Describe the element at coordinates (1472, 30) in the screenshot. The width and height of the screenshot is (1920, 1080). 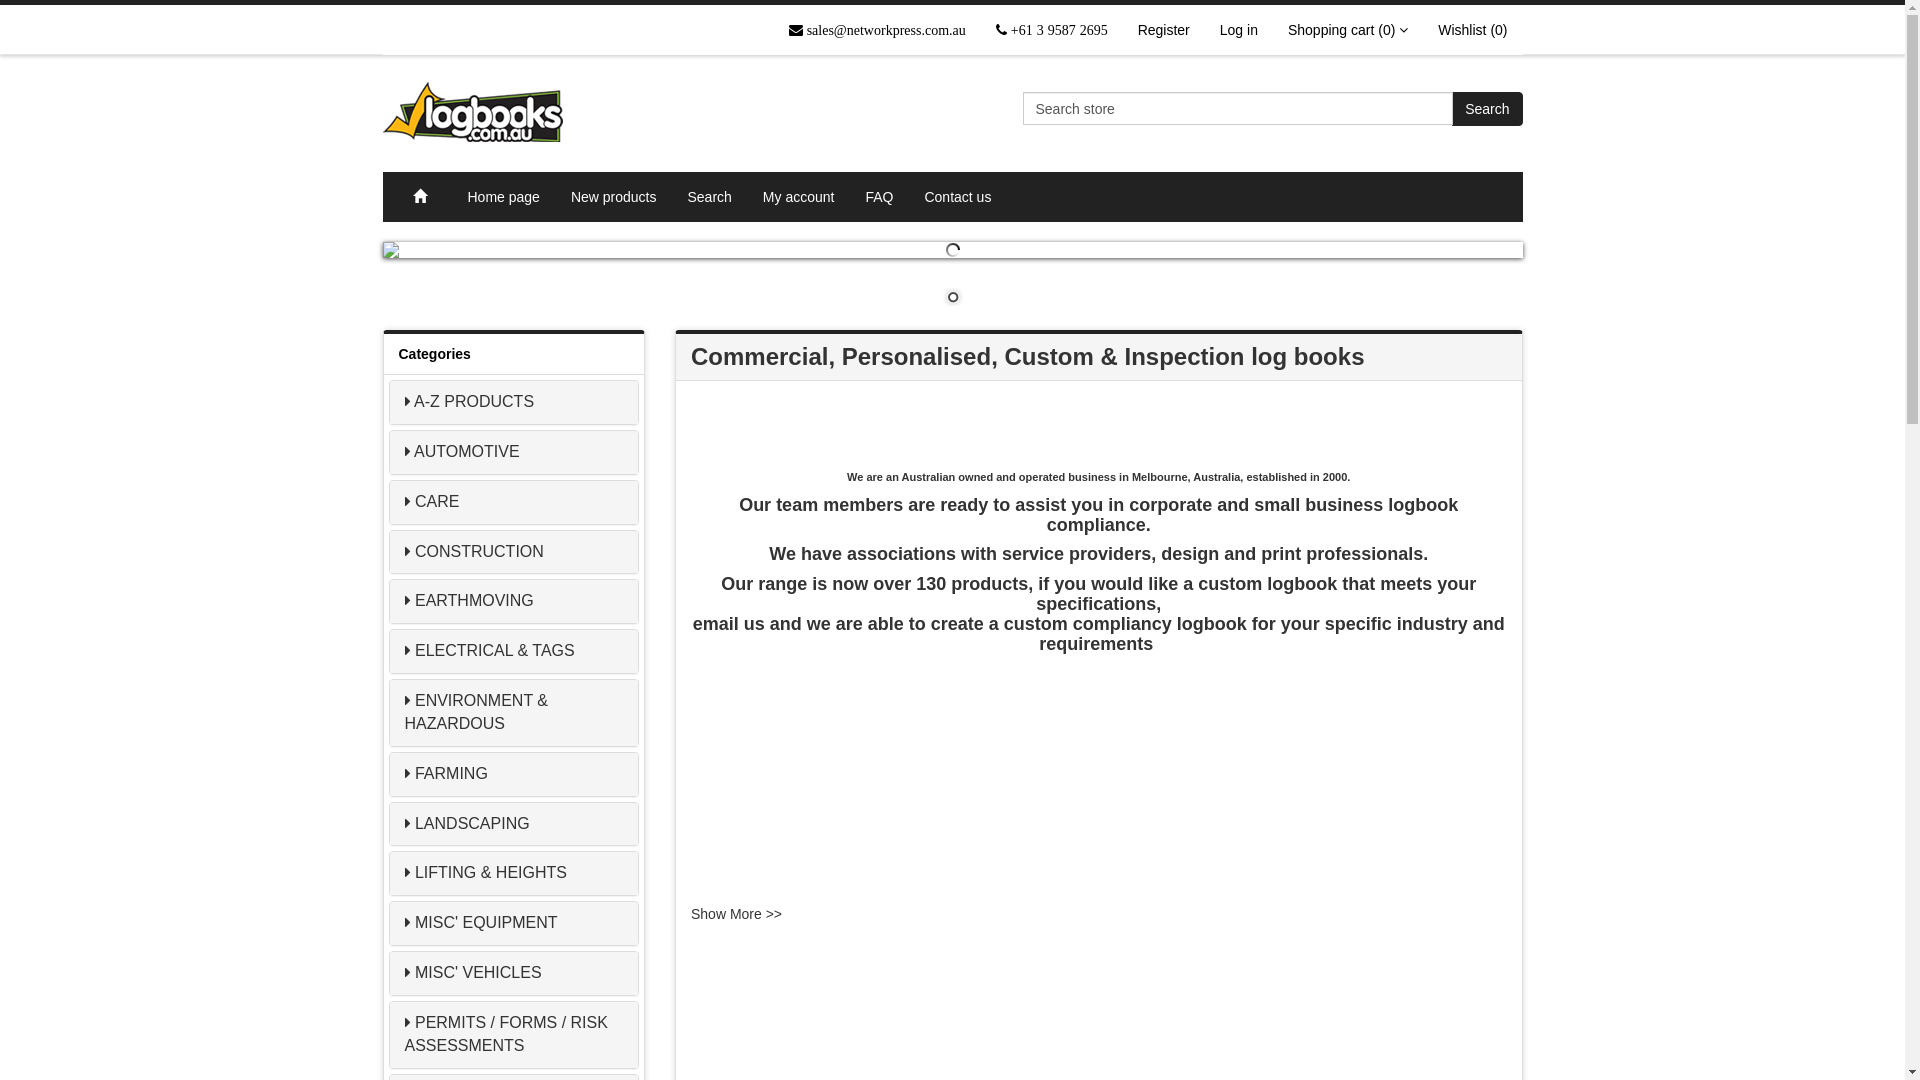
I see `'Wishlist (0)'` at that location.